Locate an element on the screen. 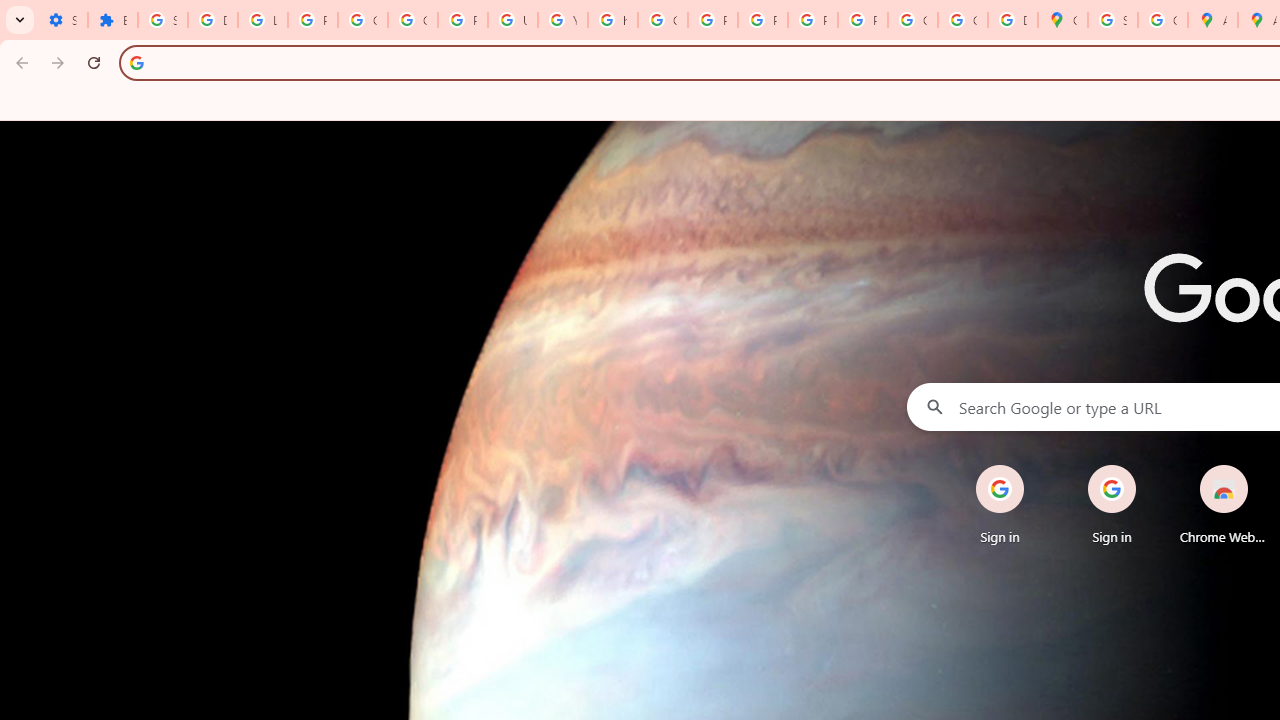 This screenshot has height=720, width=1280. 'Google Account Help' is located at coordinates (362, 20).